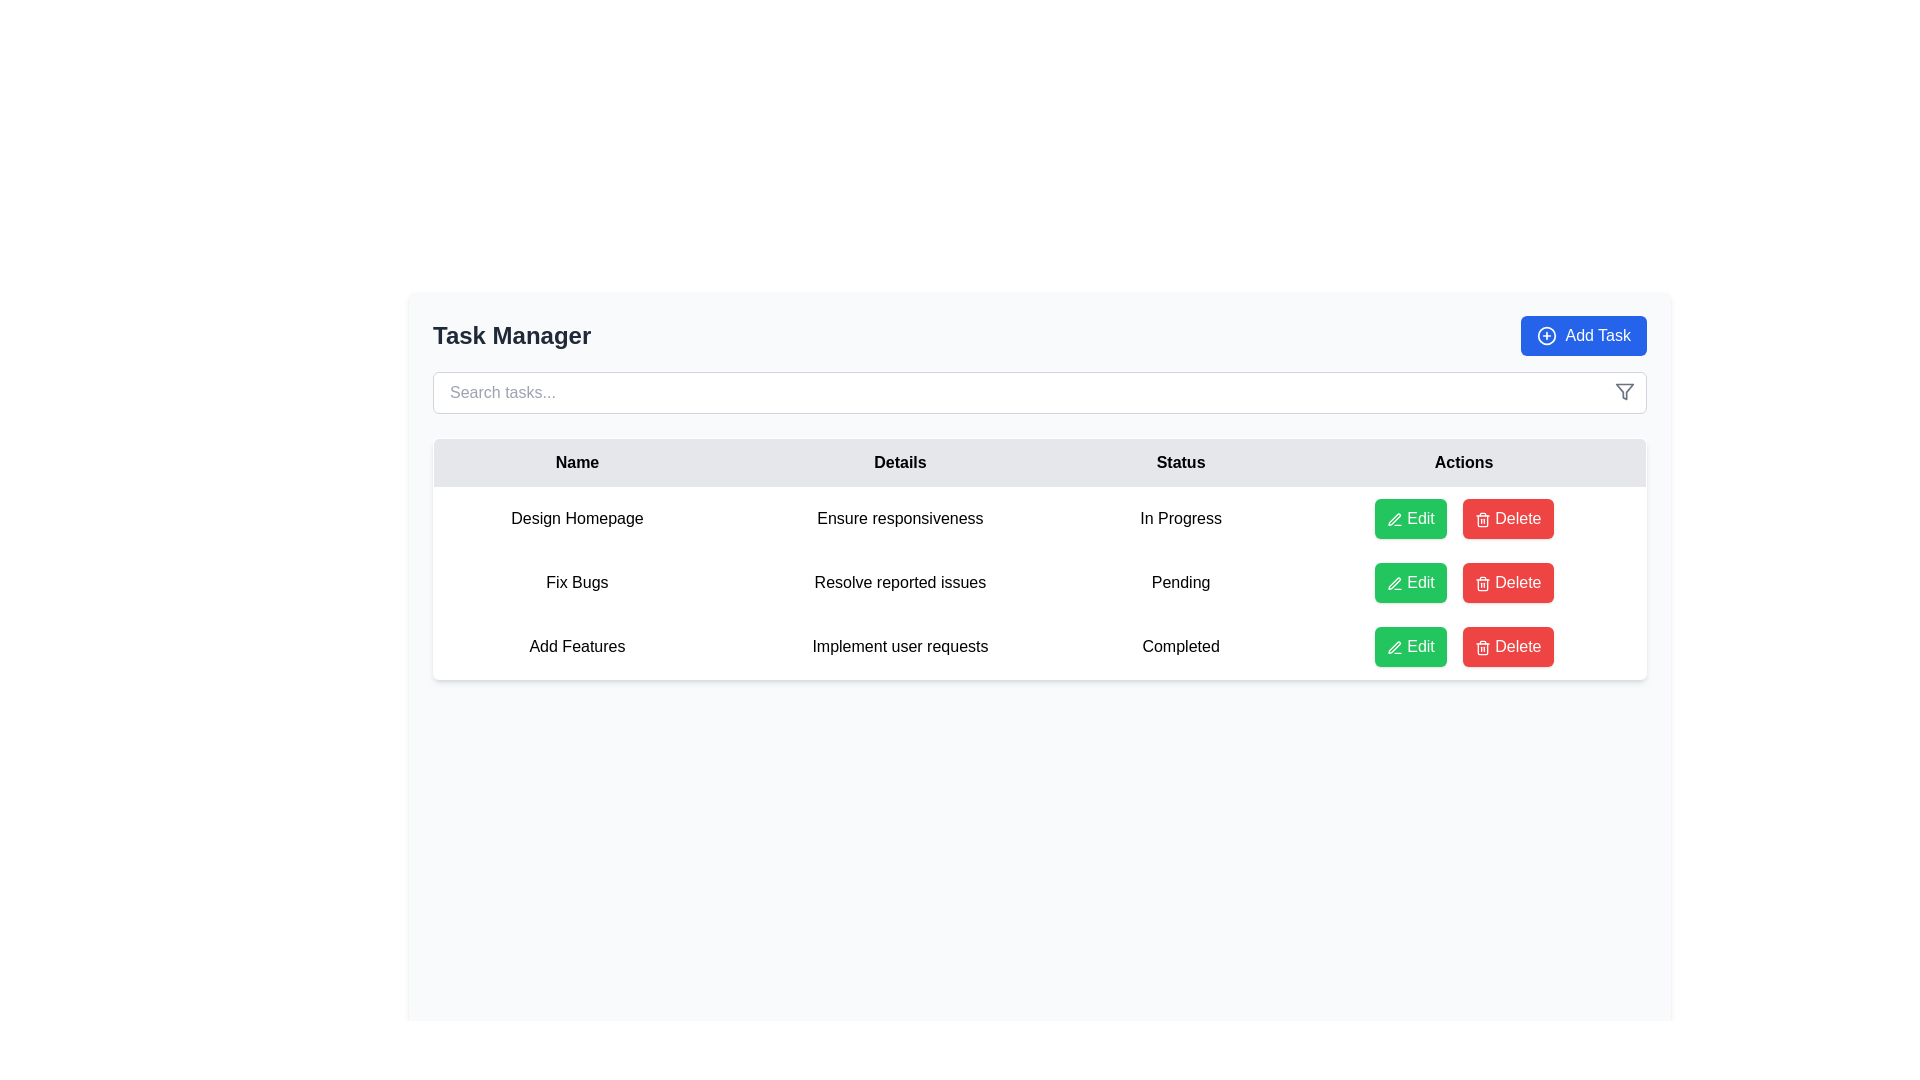 This screenshot has height=1080, width=1920. I want to click on the circular plus icon located on the right side of the top blue button labeled 'Add Task', so click(1546, 334).